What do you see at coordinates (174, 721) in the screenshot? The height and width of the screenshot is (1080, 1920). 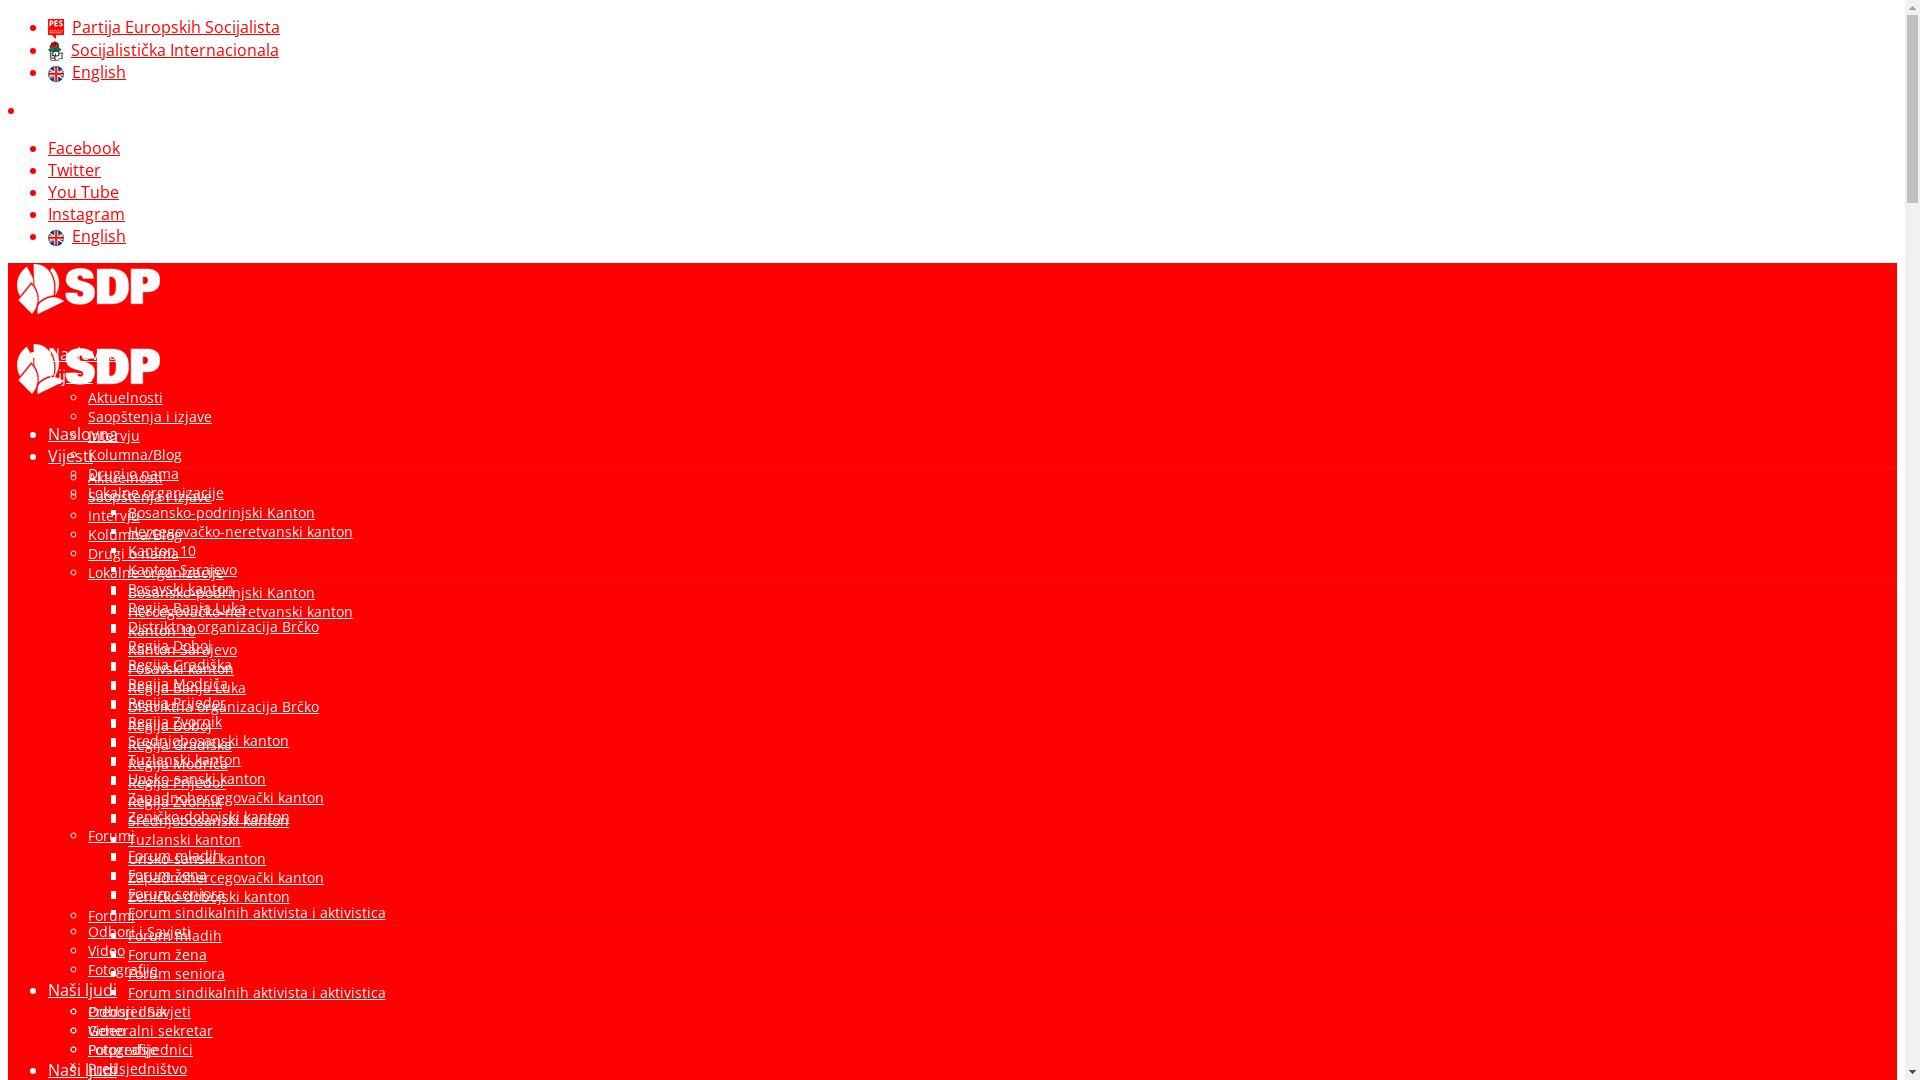 I see `'Regija Zvornik'` at bounding box center [174, 721].